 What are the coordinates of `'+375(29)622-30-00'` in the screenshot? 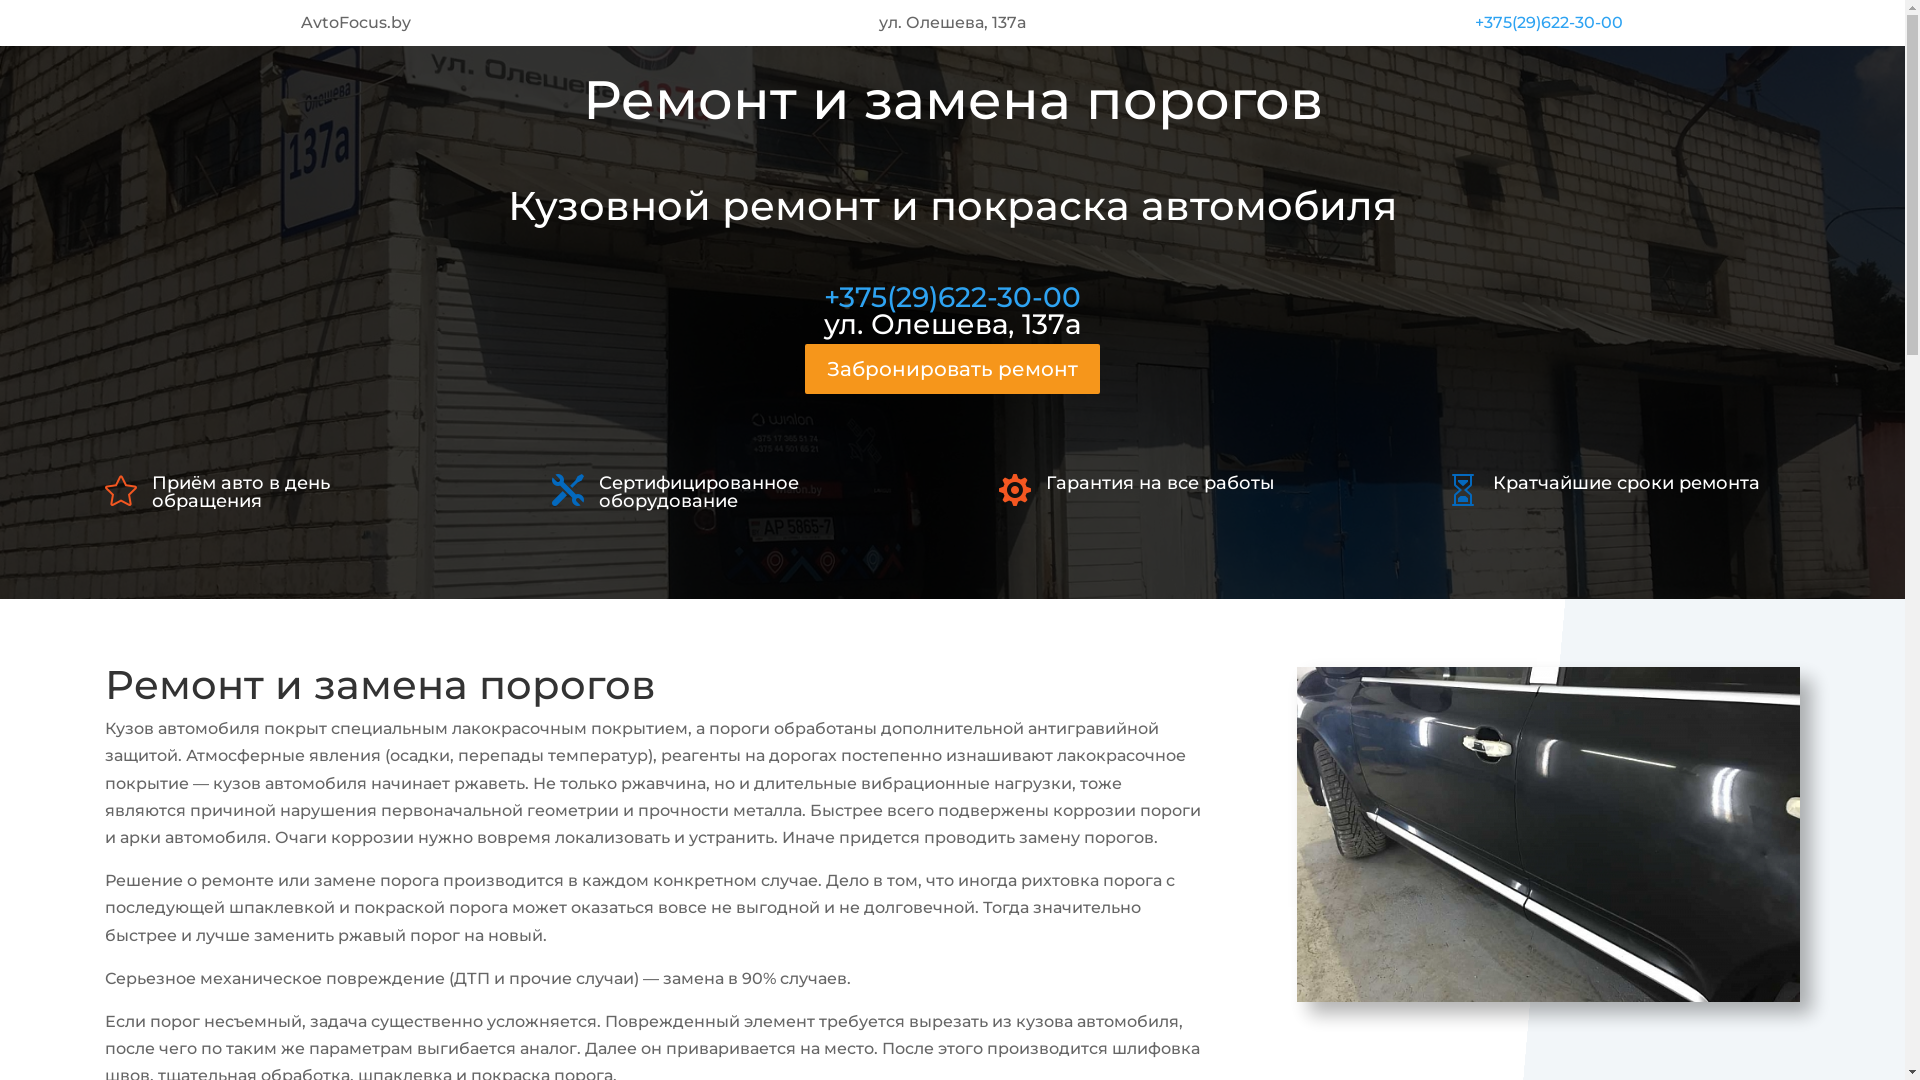 It's located at (1548, 22).